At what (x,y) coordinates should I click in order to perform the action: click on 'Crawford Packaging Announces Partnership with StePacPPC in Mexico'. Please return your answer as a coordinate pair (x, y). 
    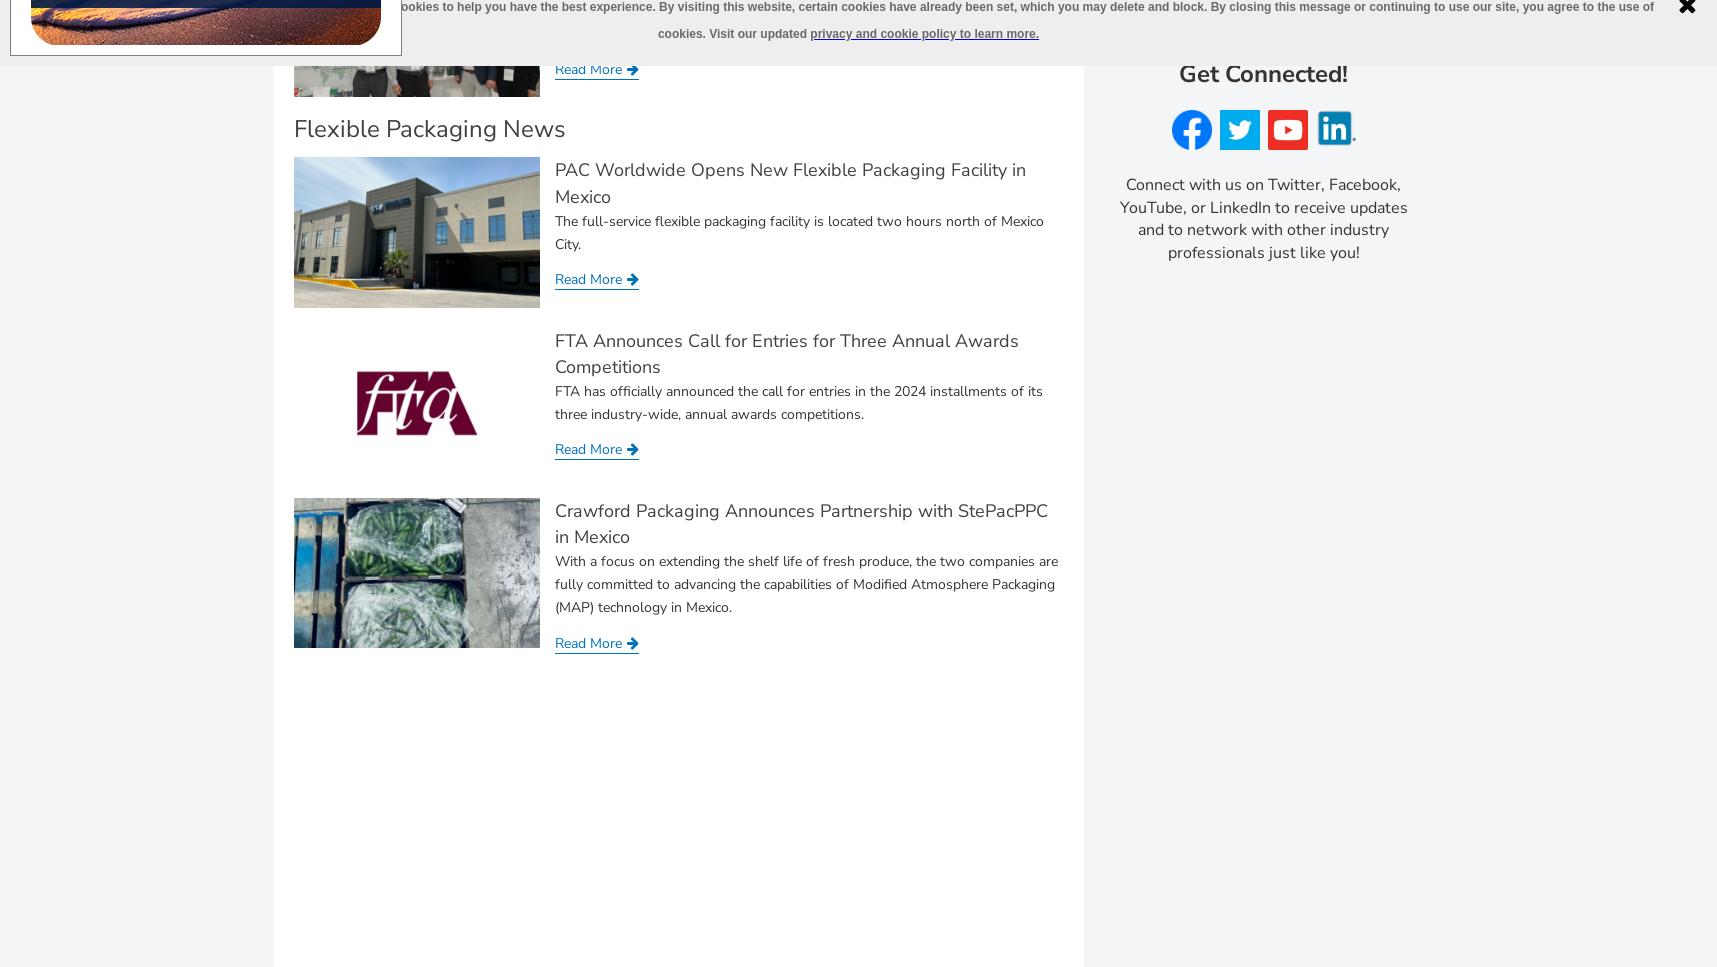
    Looking at the image, I should click on (800, 524).